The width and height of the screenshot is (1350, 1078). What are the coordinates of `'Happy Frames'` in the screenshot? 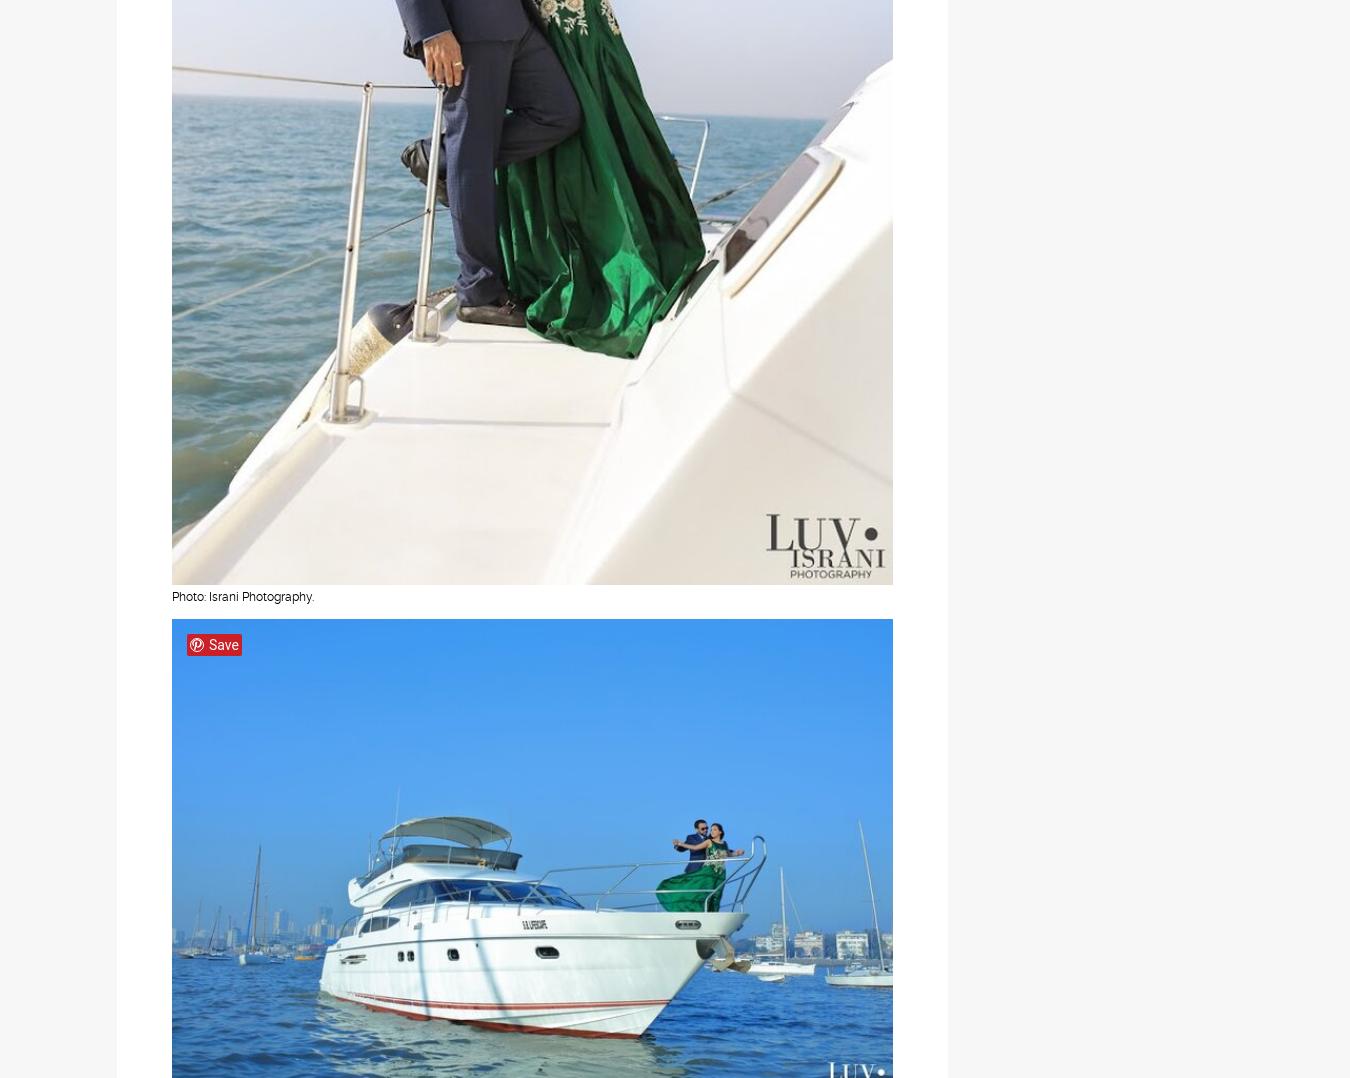 It's located at (191, 804).